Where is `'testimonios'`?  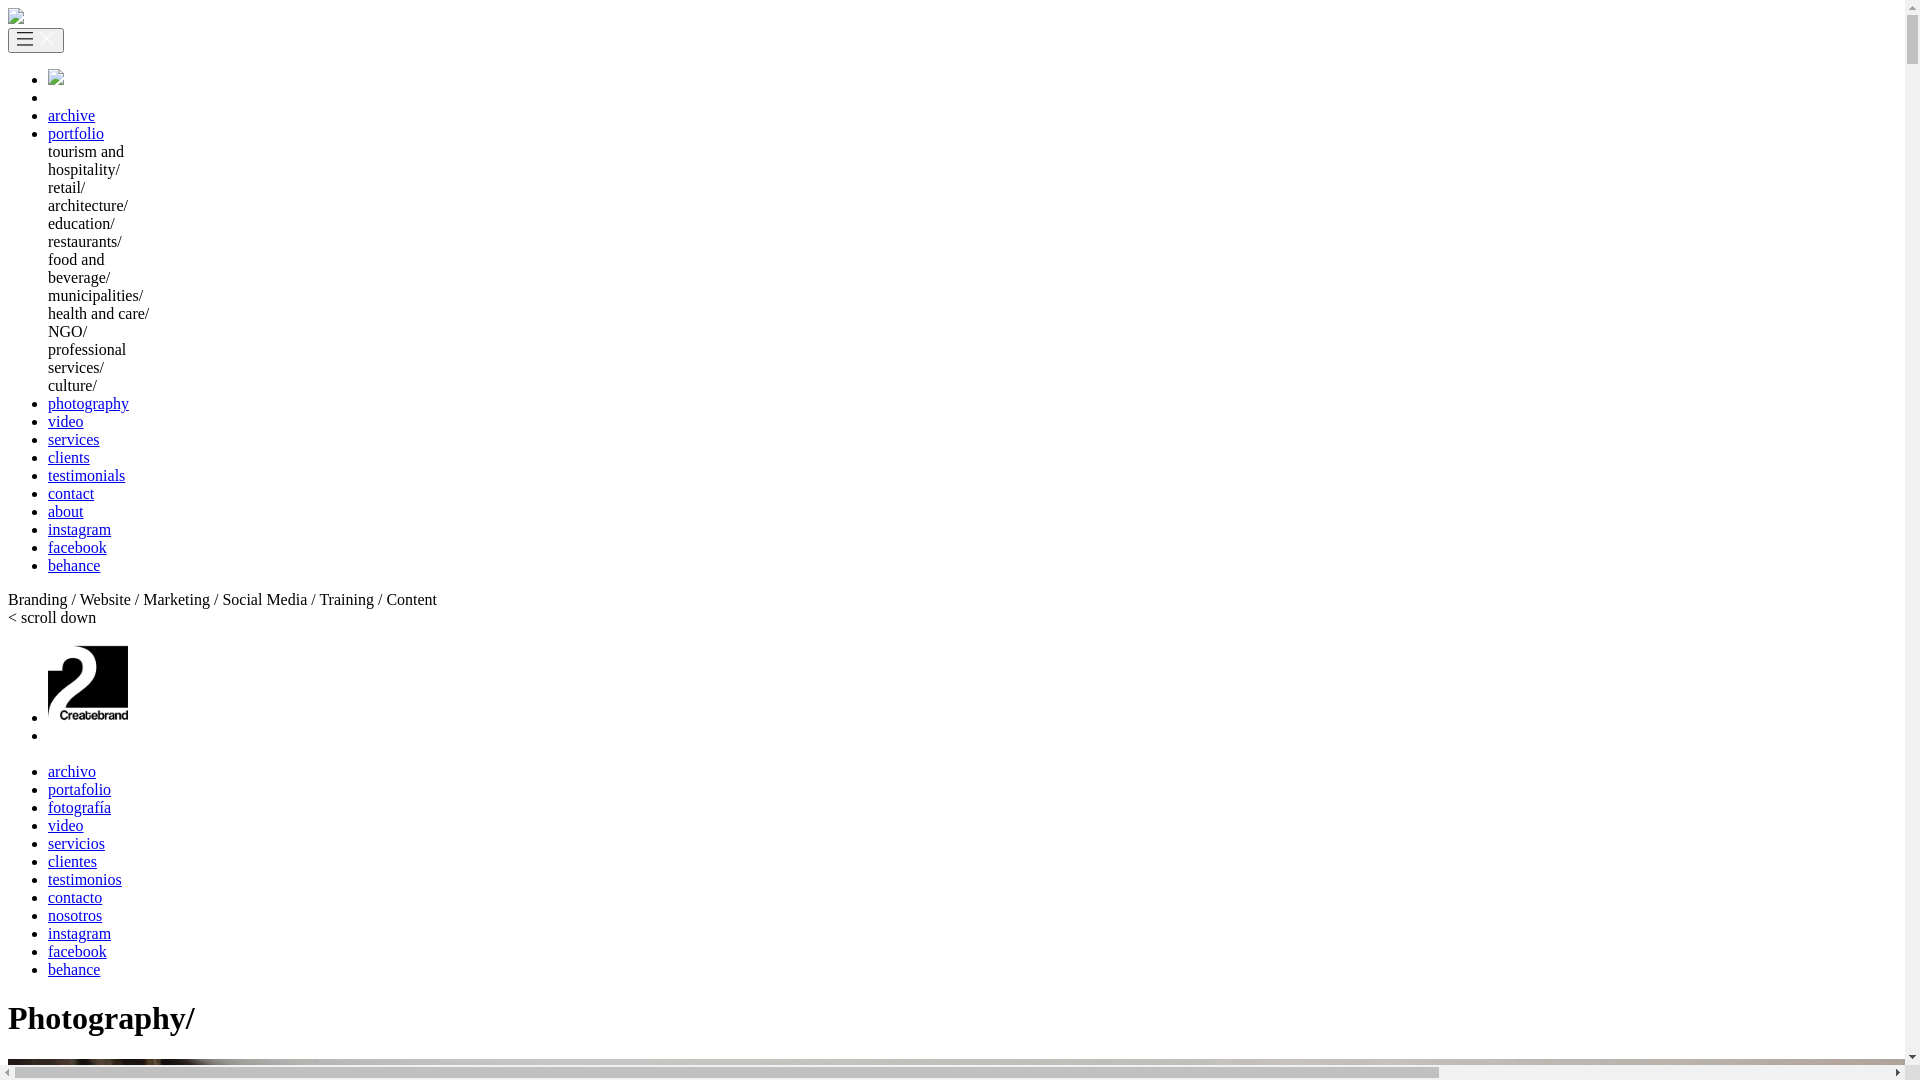
'testimonios' is located at coordinates (84, 878).